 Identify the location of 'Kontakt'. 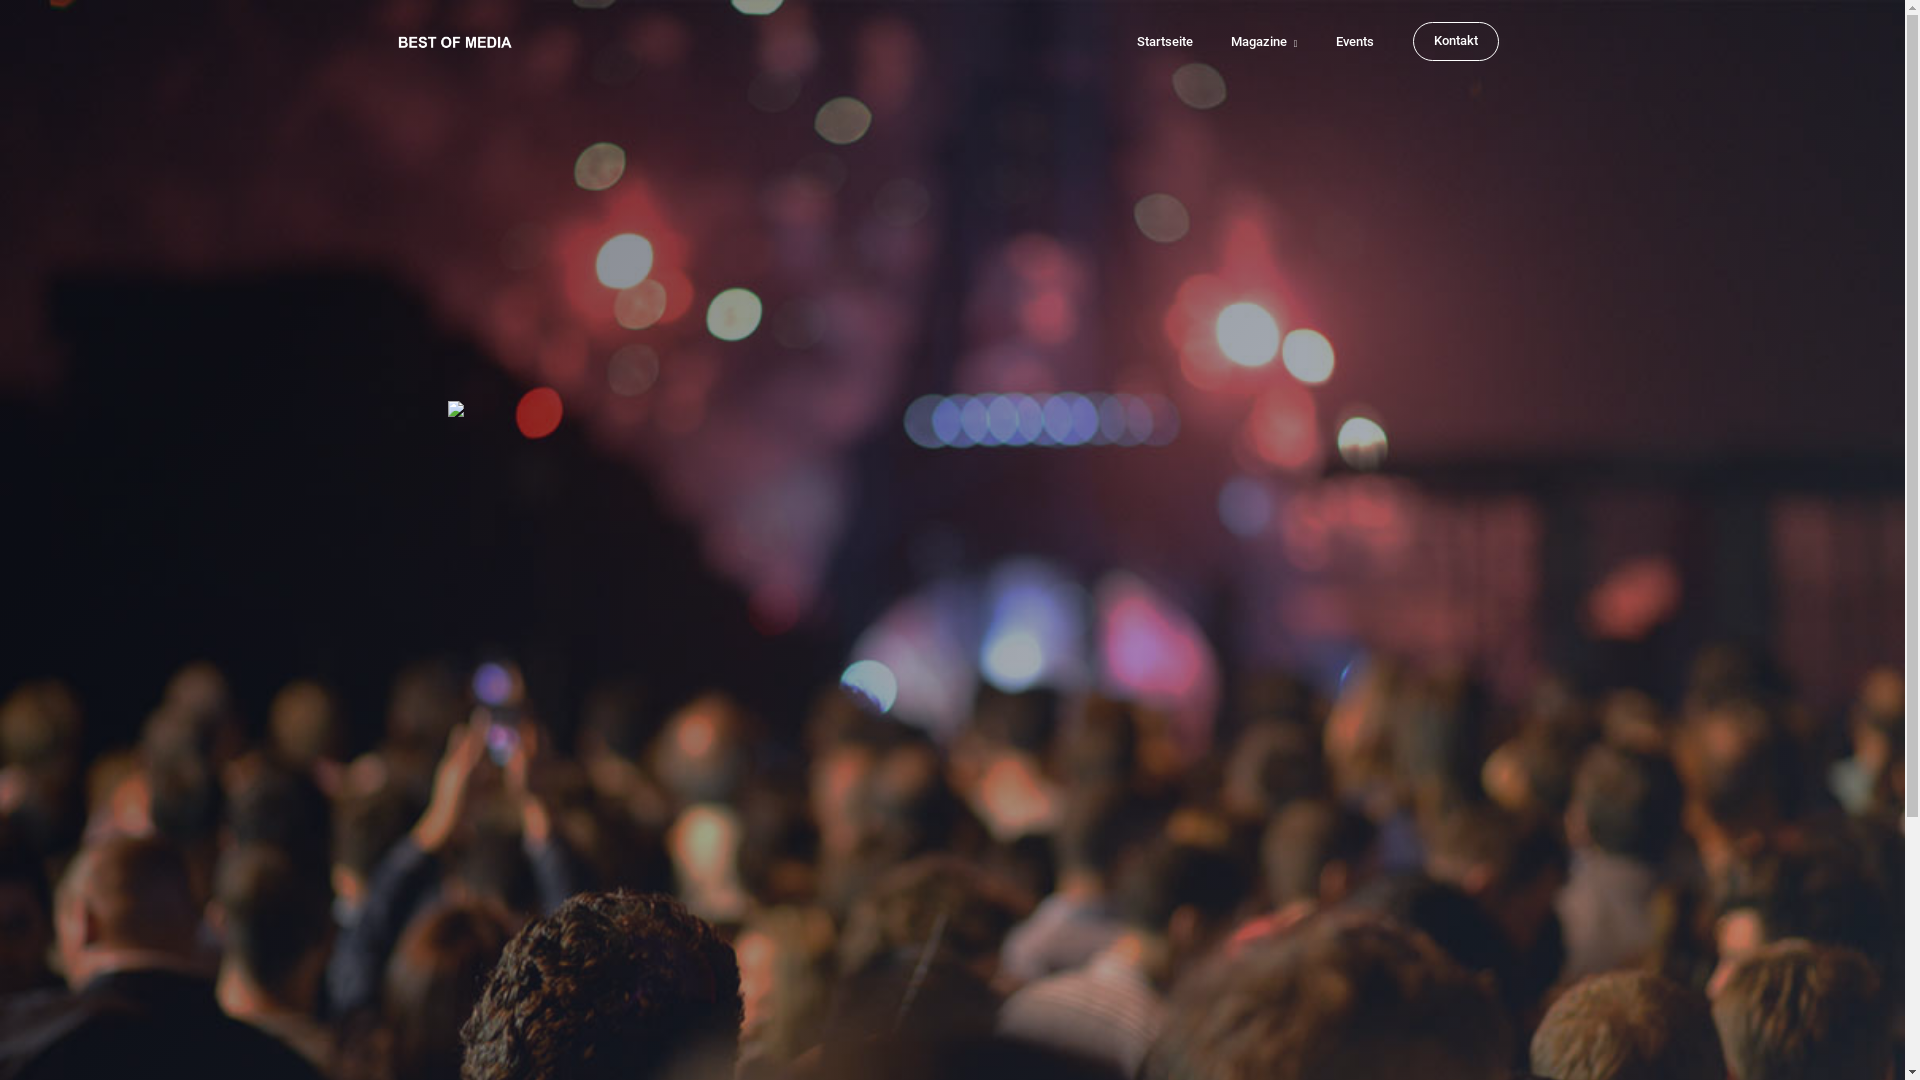
(1454, 41).